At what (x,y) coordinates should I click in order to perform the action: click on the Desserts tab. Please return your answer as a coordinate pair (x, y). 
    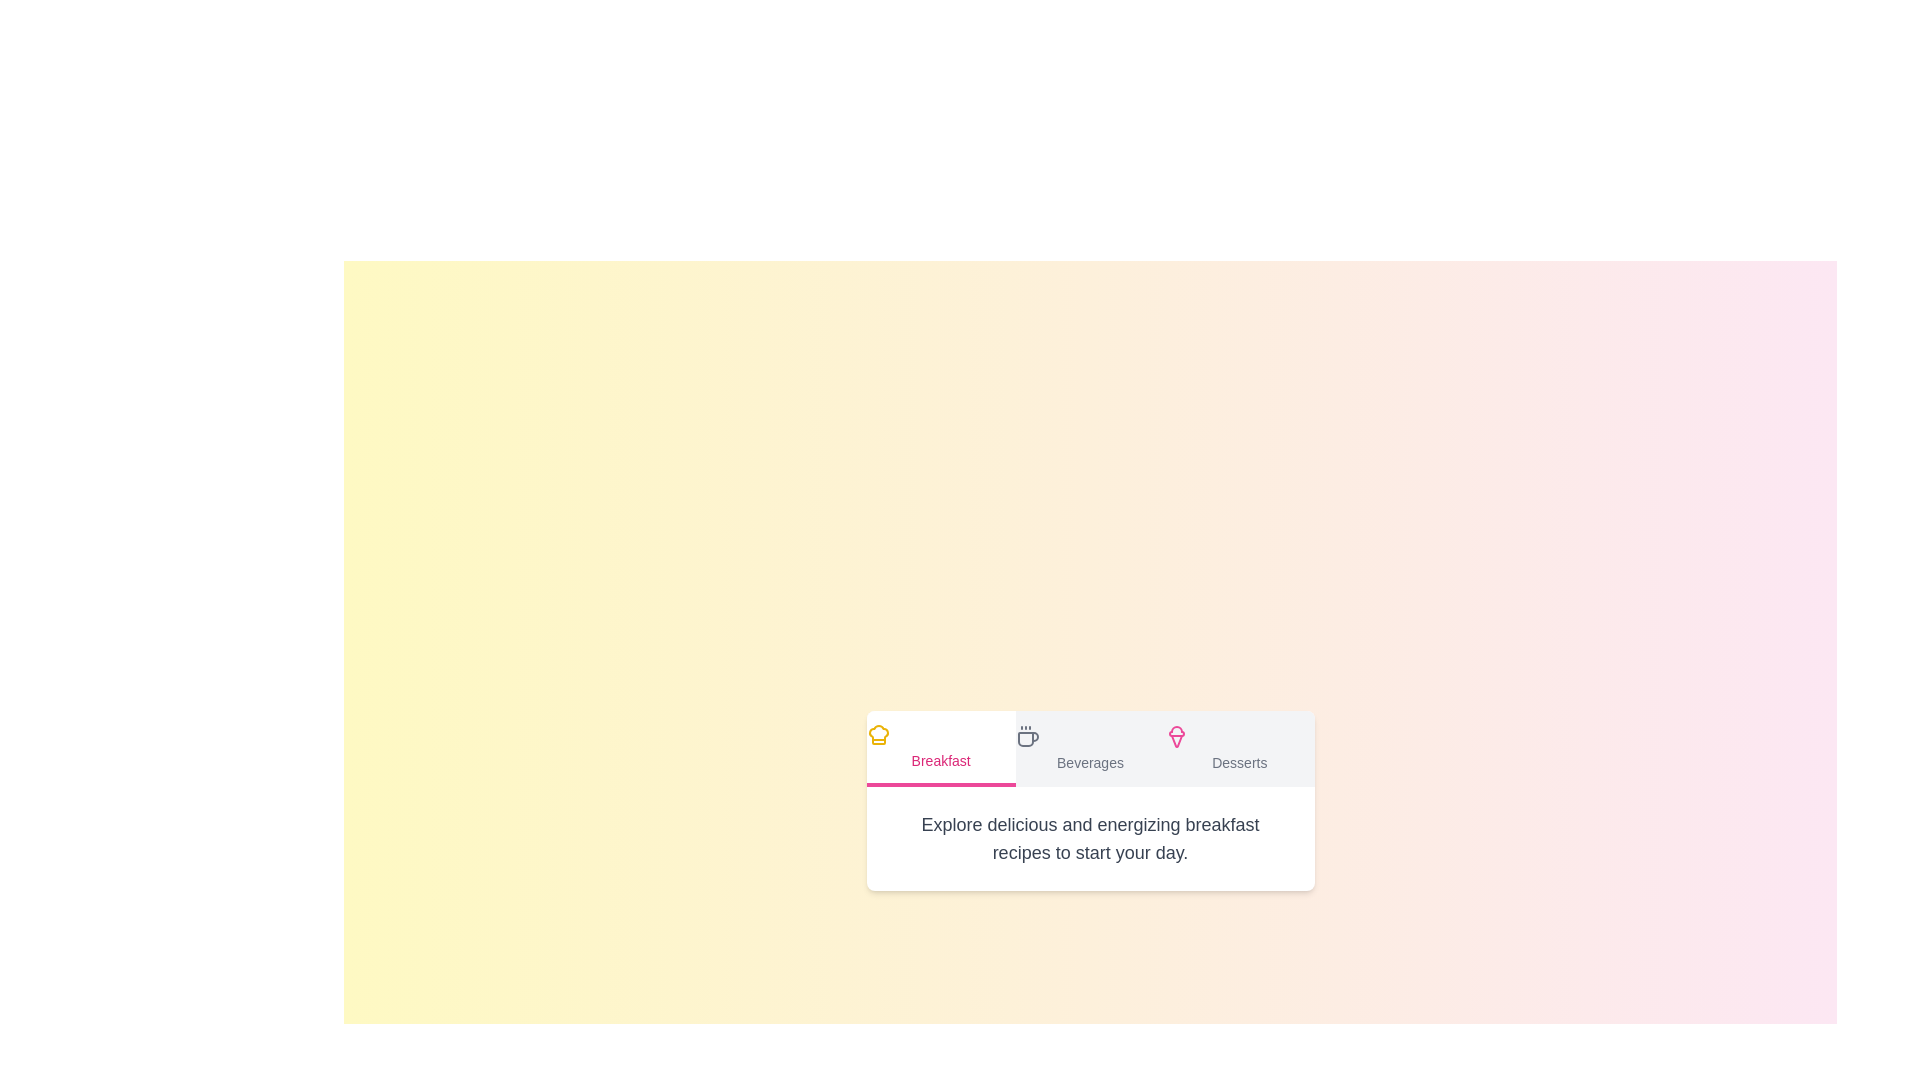
    Looking at the image, I should click on (1238, 748).